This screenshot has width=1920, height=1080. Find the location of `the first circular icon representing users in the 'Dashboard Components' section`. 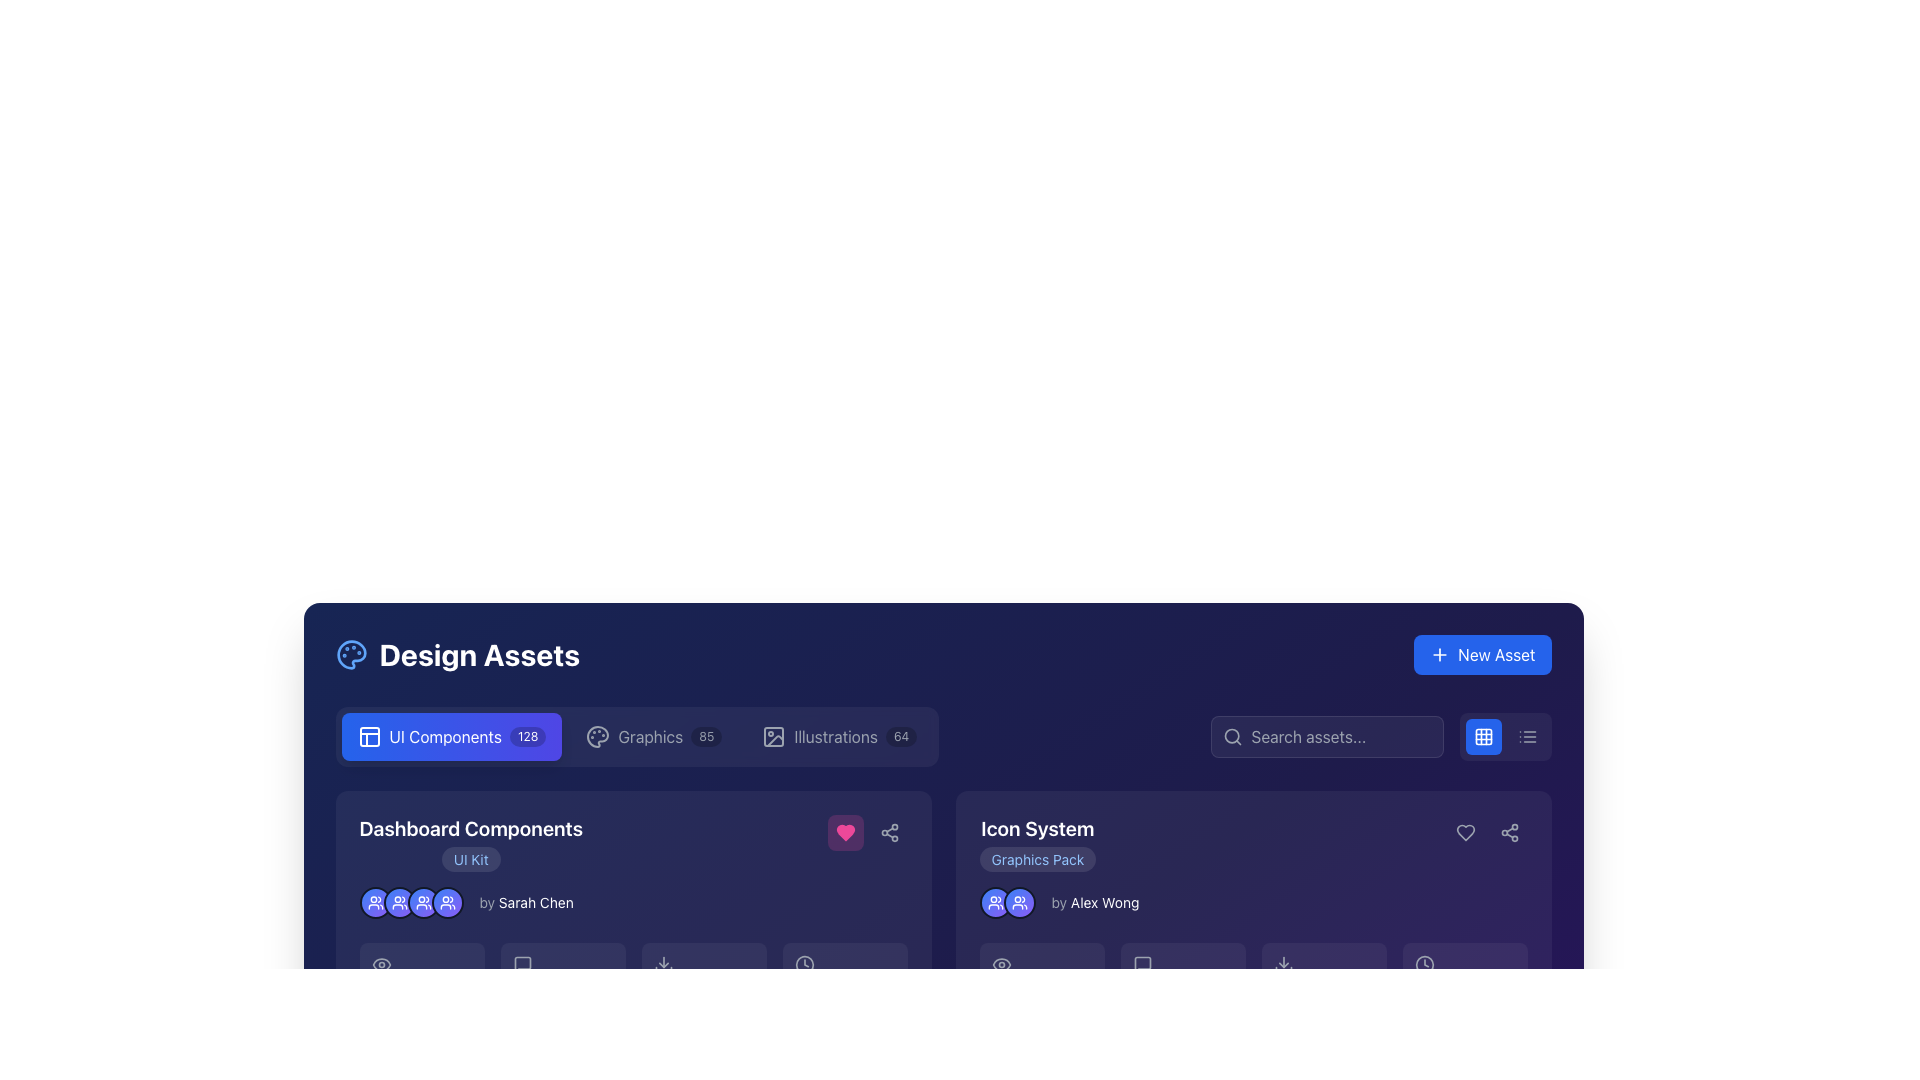

the first circular icon representing users in the 'Dashboard Components' section is located at coordinates (375, 902).